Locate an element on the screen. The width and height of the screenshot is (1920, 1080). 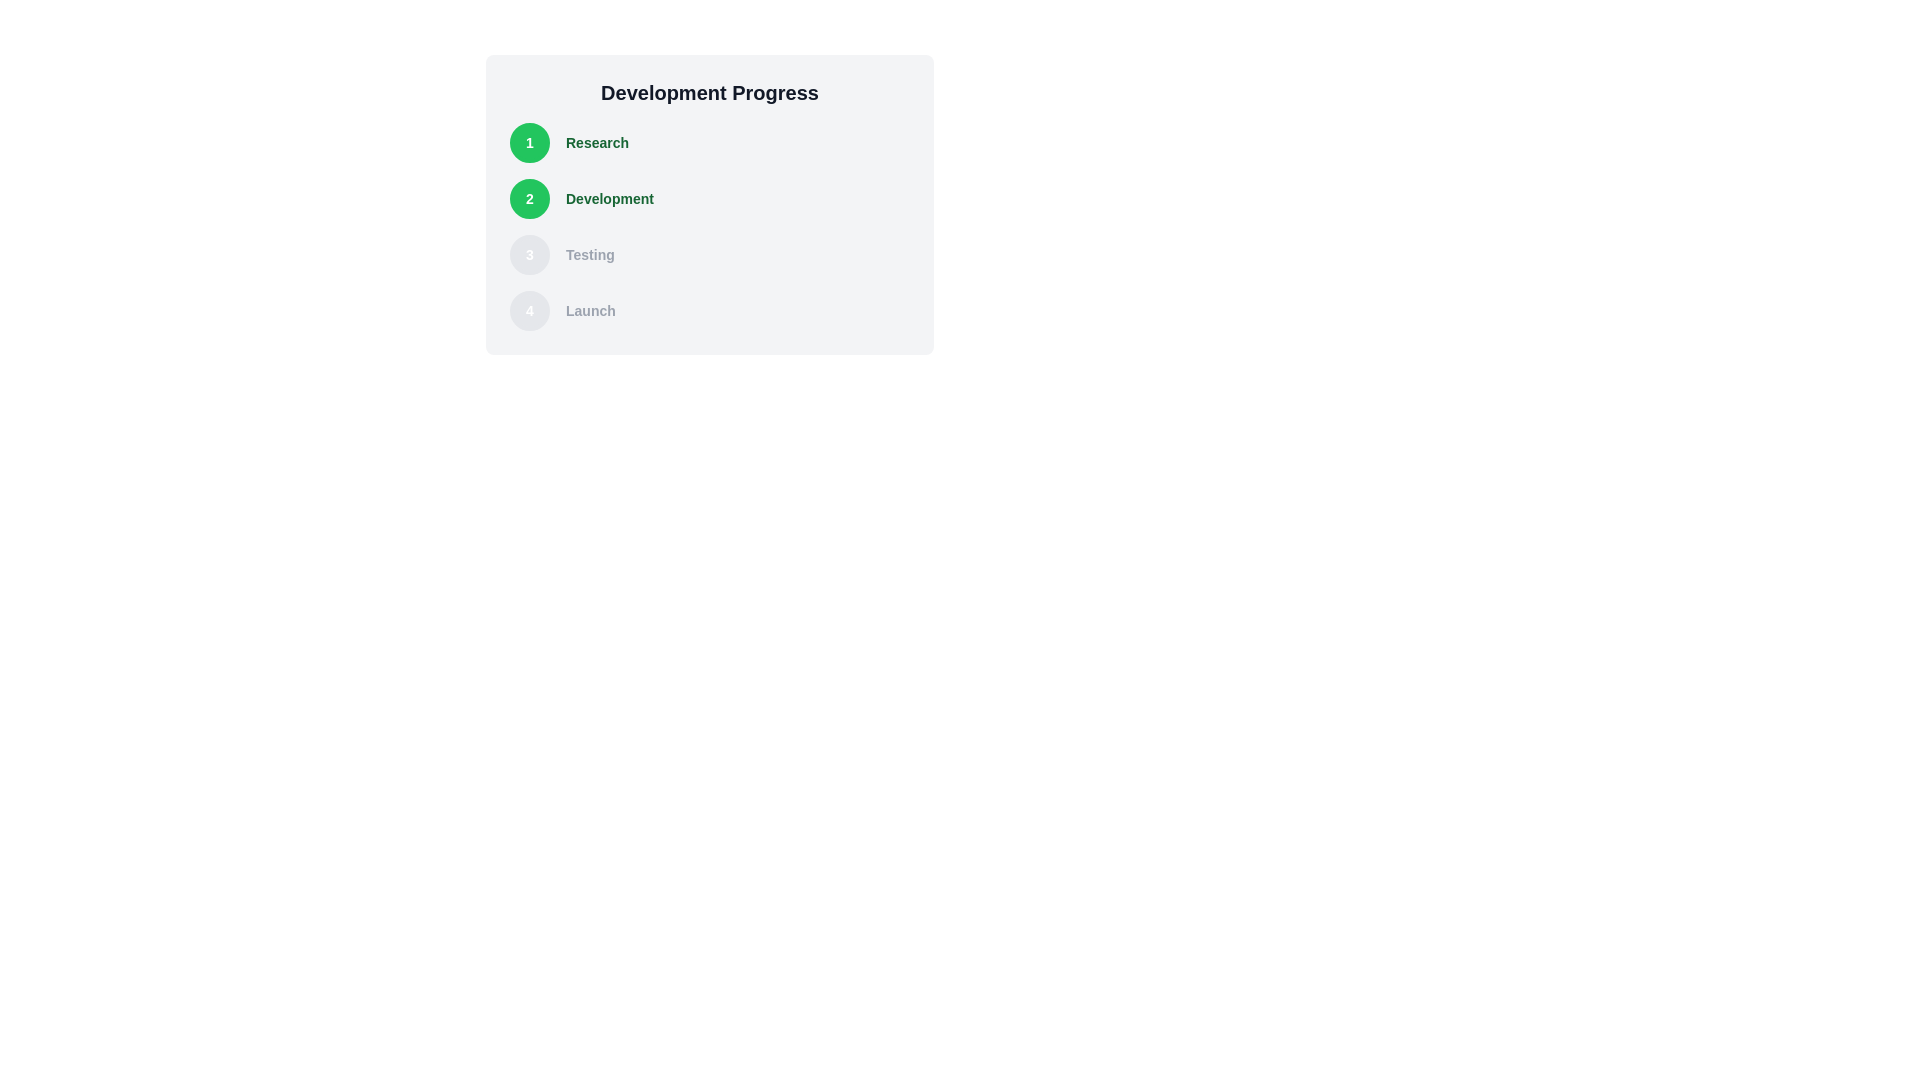
the text label displaying 'Launch' which is styled in a small, bold, gray font and is located next to a circular icon showing '4' is located at coordinates (589, 311).